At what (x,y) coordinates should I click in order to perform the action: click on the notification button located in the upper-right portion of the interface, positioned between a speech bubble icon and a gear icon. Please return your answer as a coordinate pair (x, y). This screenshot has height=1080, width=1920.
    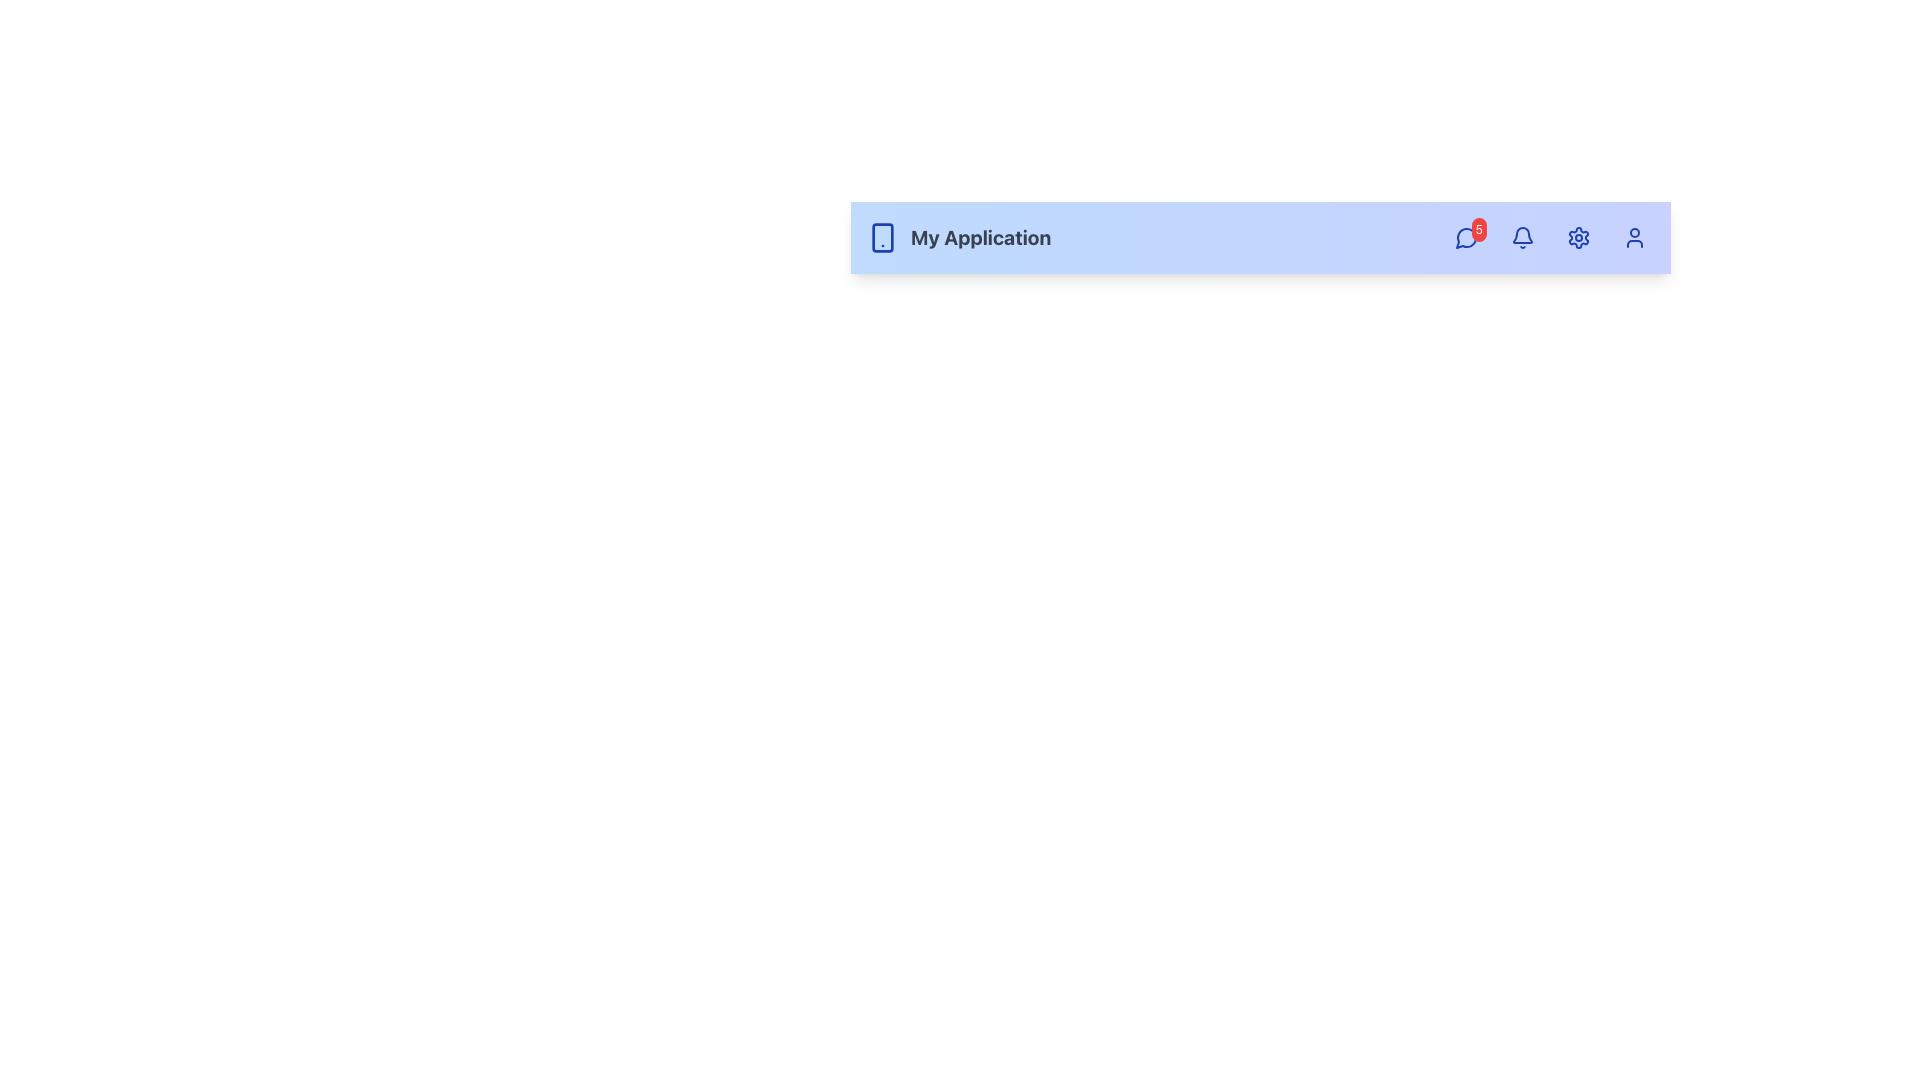
    Looking at the image, I should click on (1521, 237).